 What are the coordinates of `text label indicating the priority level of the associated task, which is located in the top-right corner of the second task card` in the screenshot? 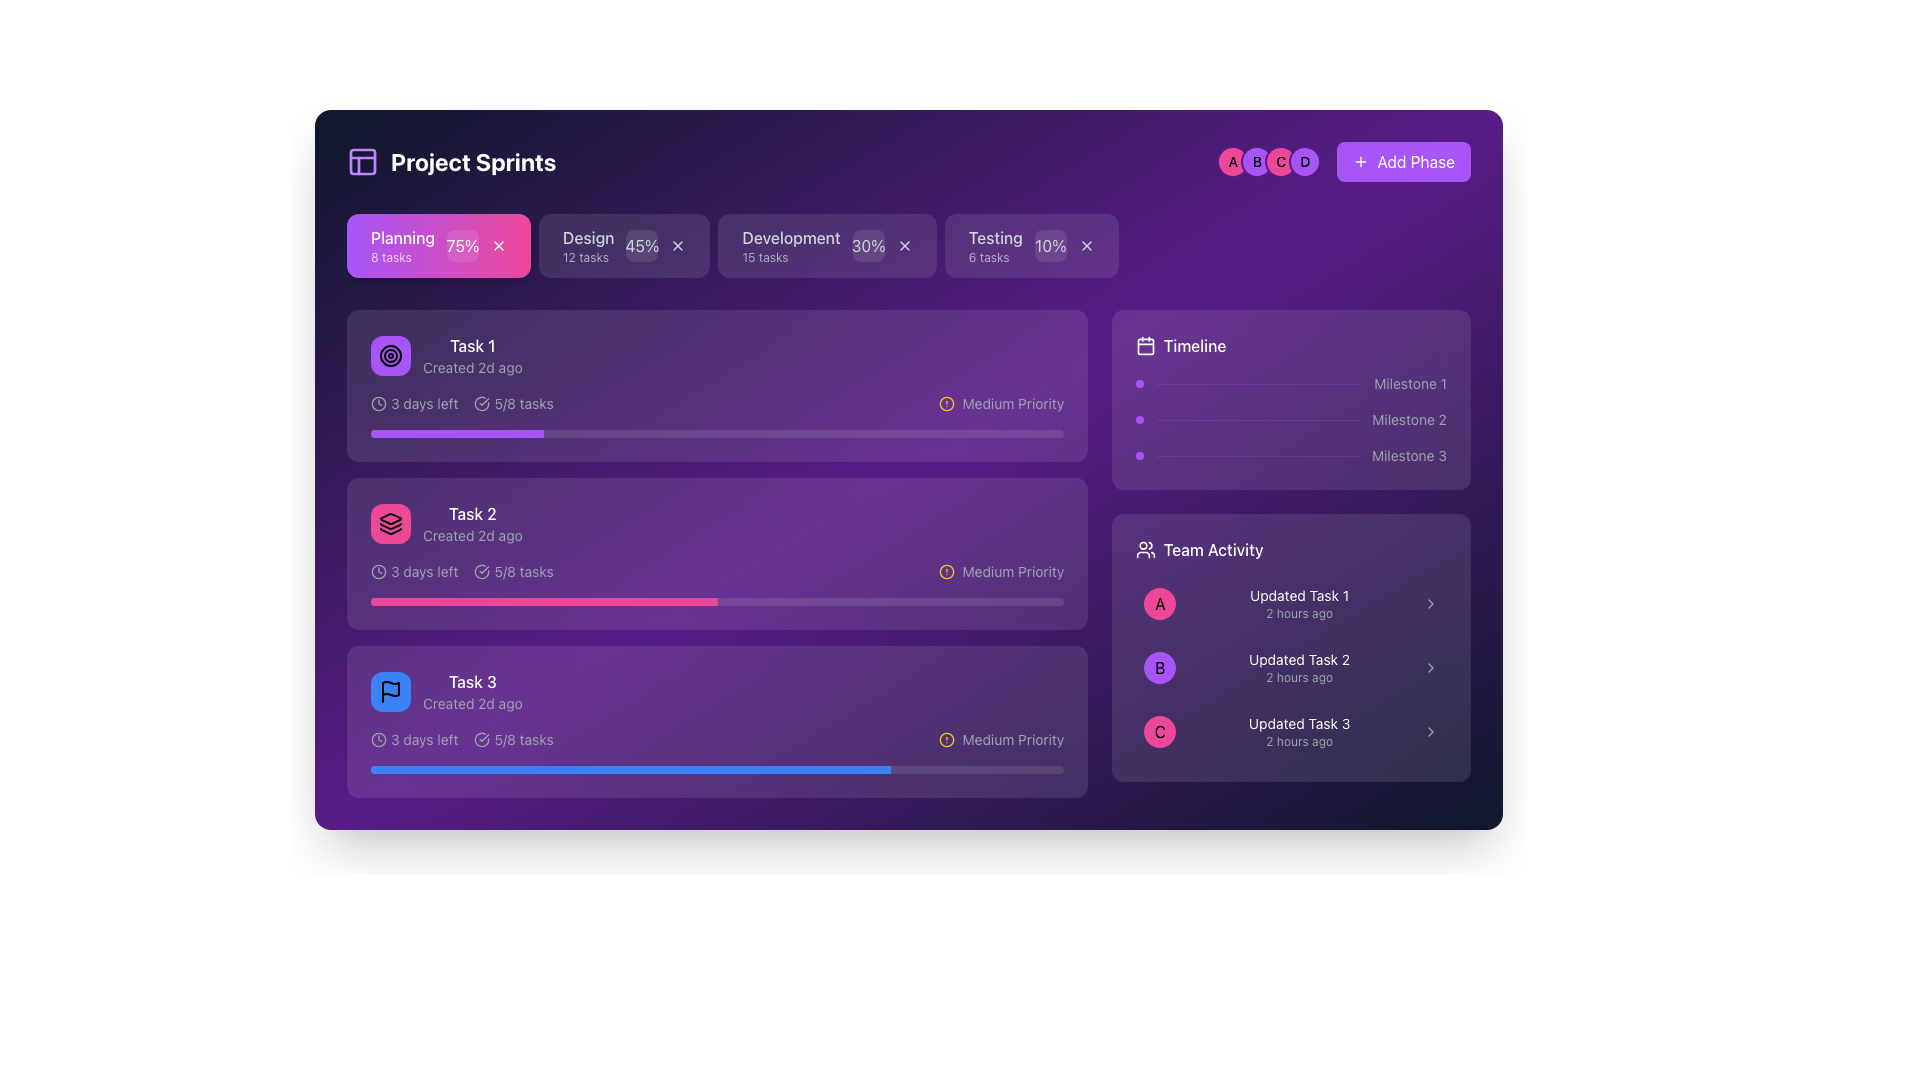 It's located at (1013, 404).